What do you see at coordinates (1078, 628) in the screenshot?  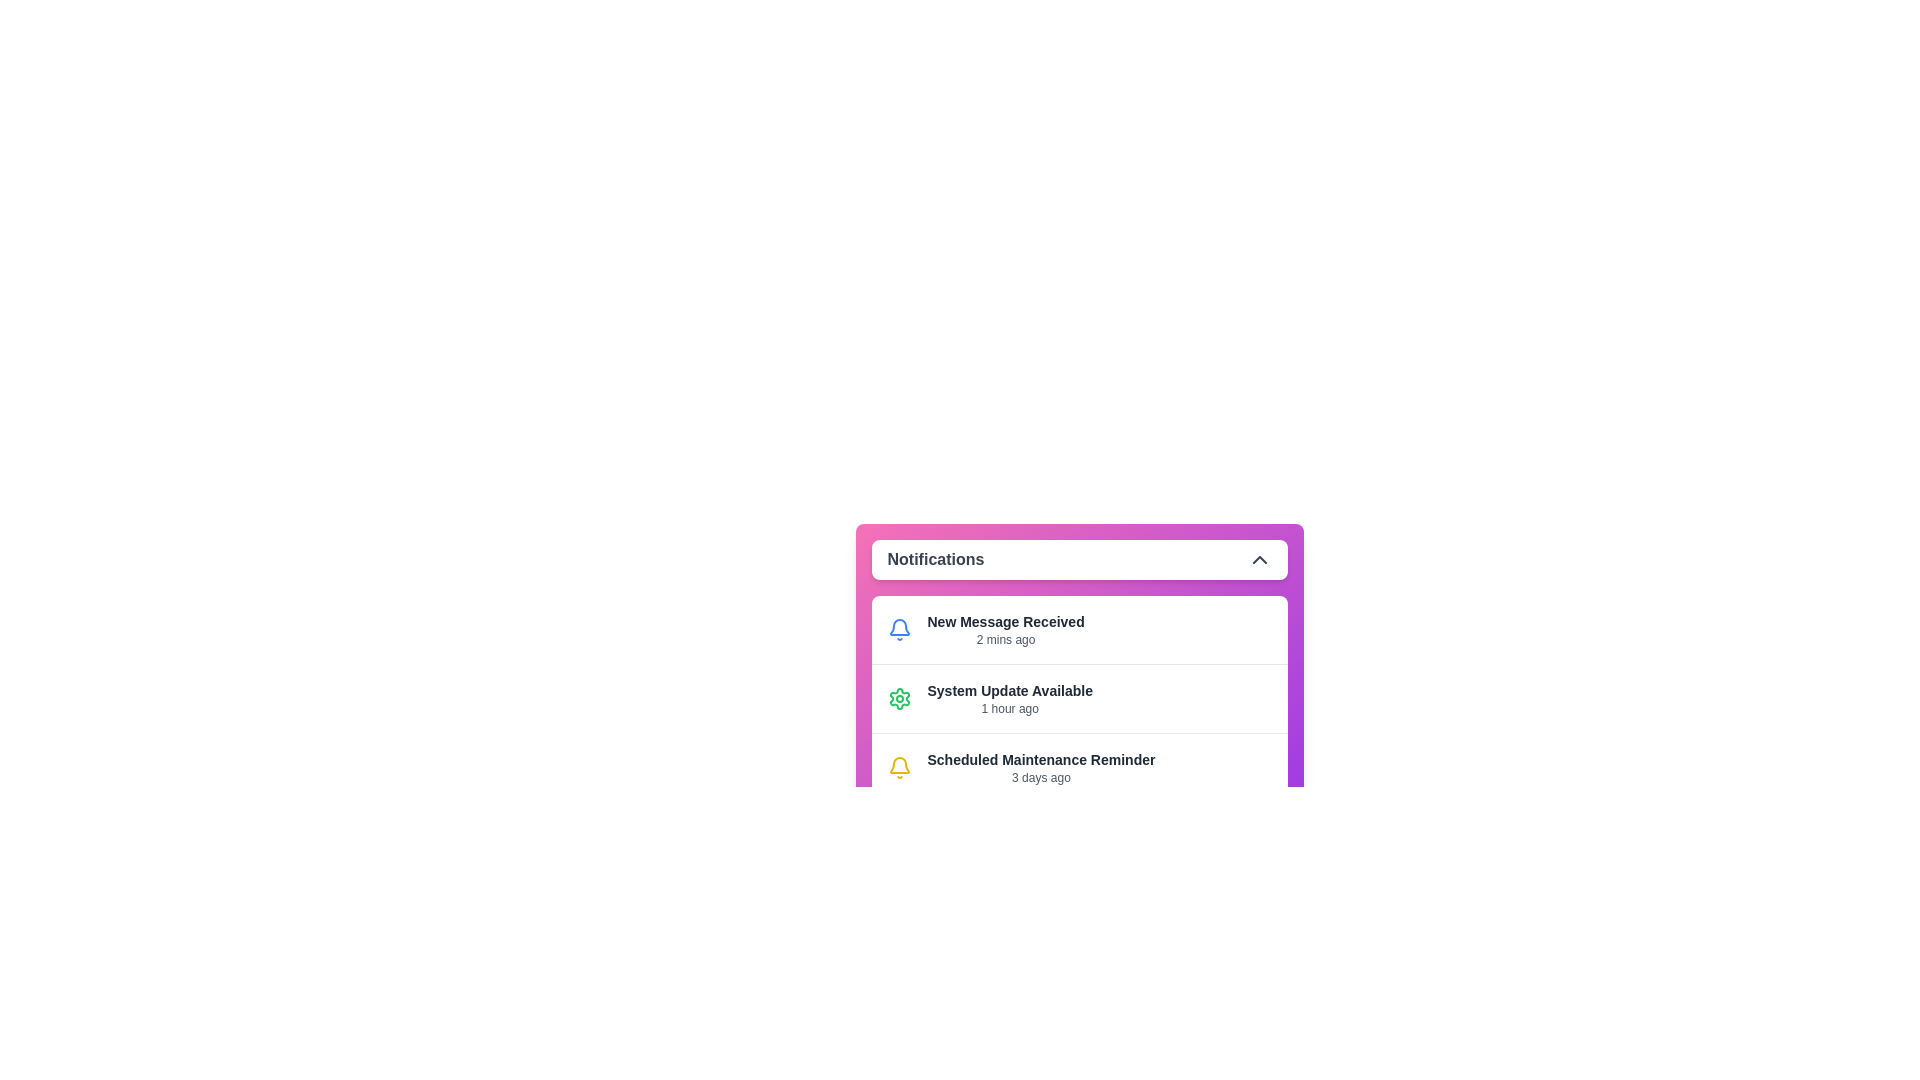 I see `notification details by clicking on the first notification item, which includes a bell icon and the text 'New Message Received'` at bounding box center [1078, 628].